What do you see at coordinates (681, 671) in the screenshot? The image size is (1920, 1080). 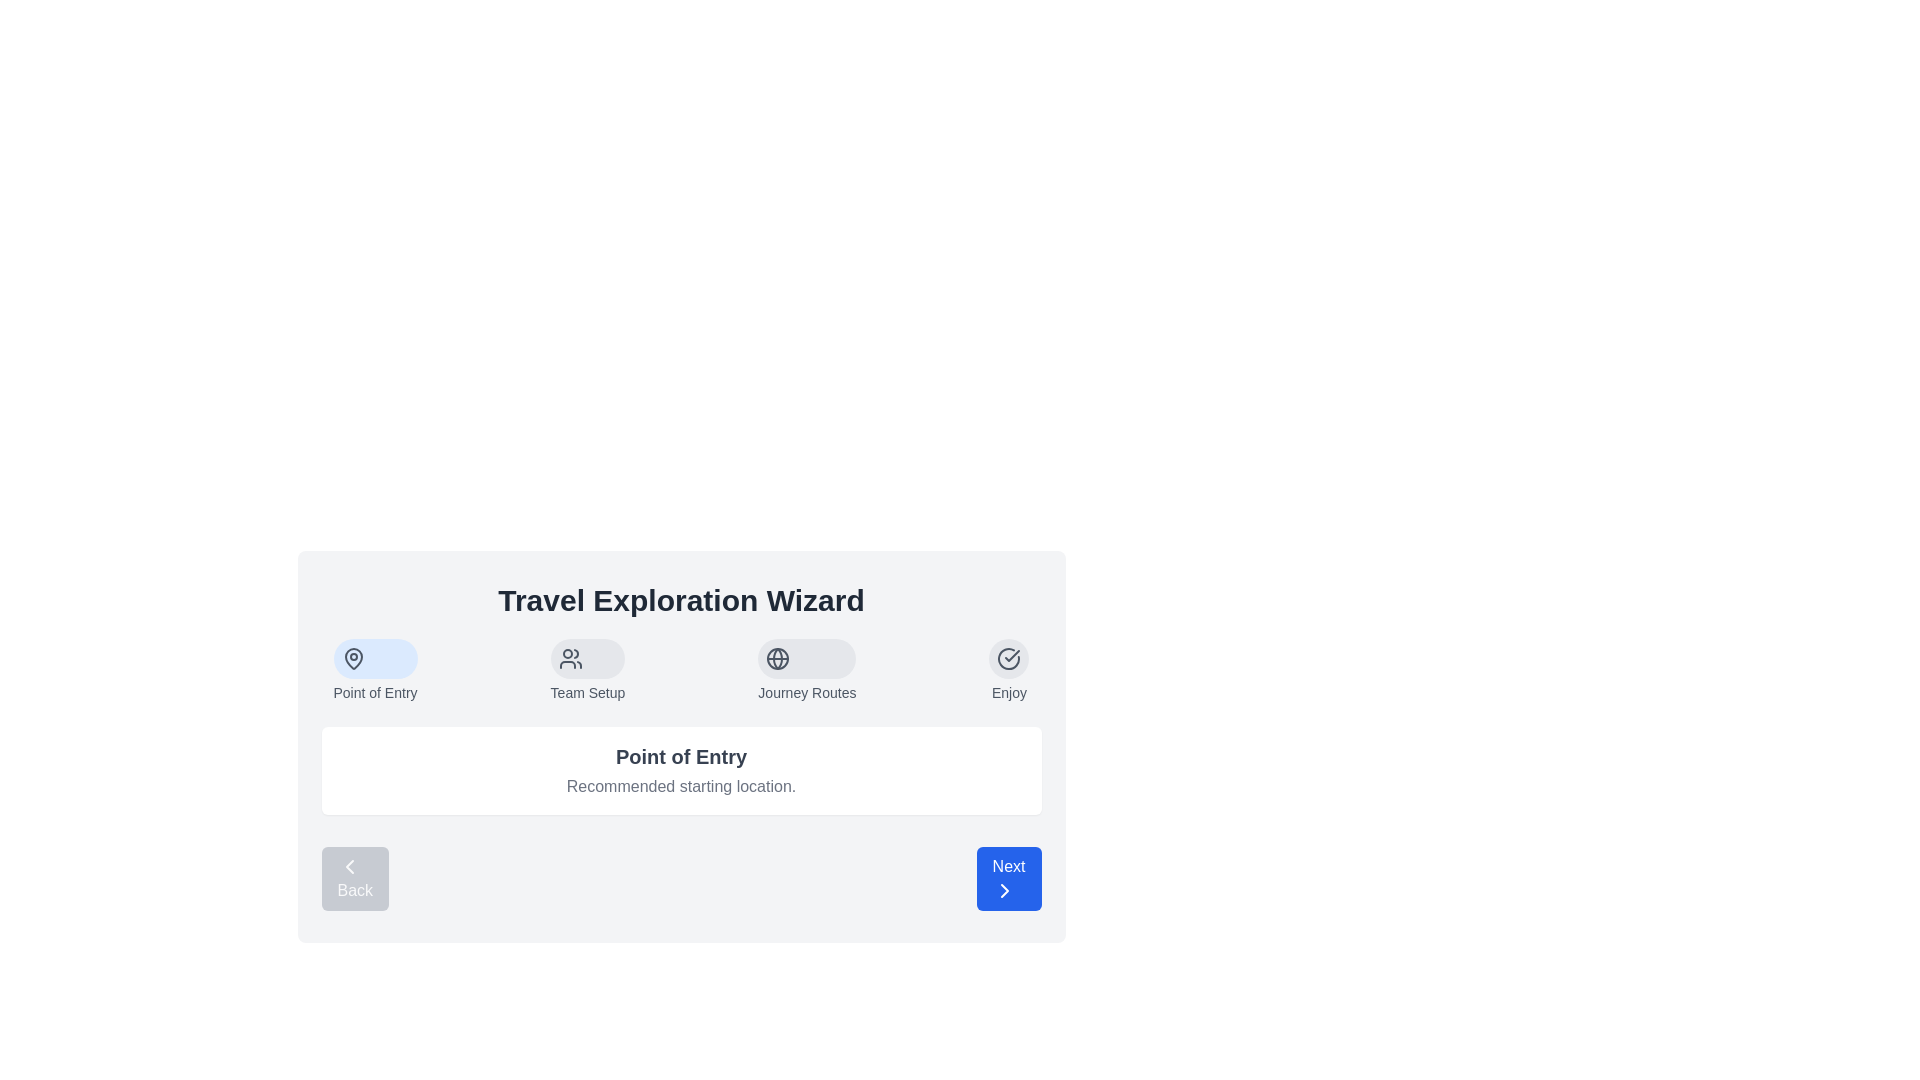 I see `the navigation bar section` at bounding box center [681, 671].